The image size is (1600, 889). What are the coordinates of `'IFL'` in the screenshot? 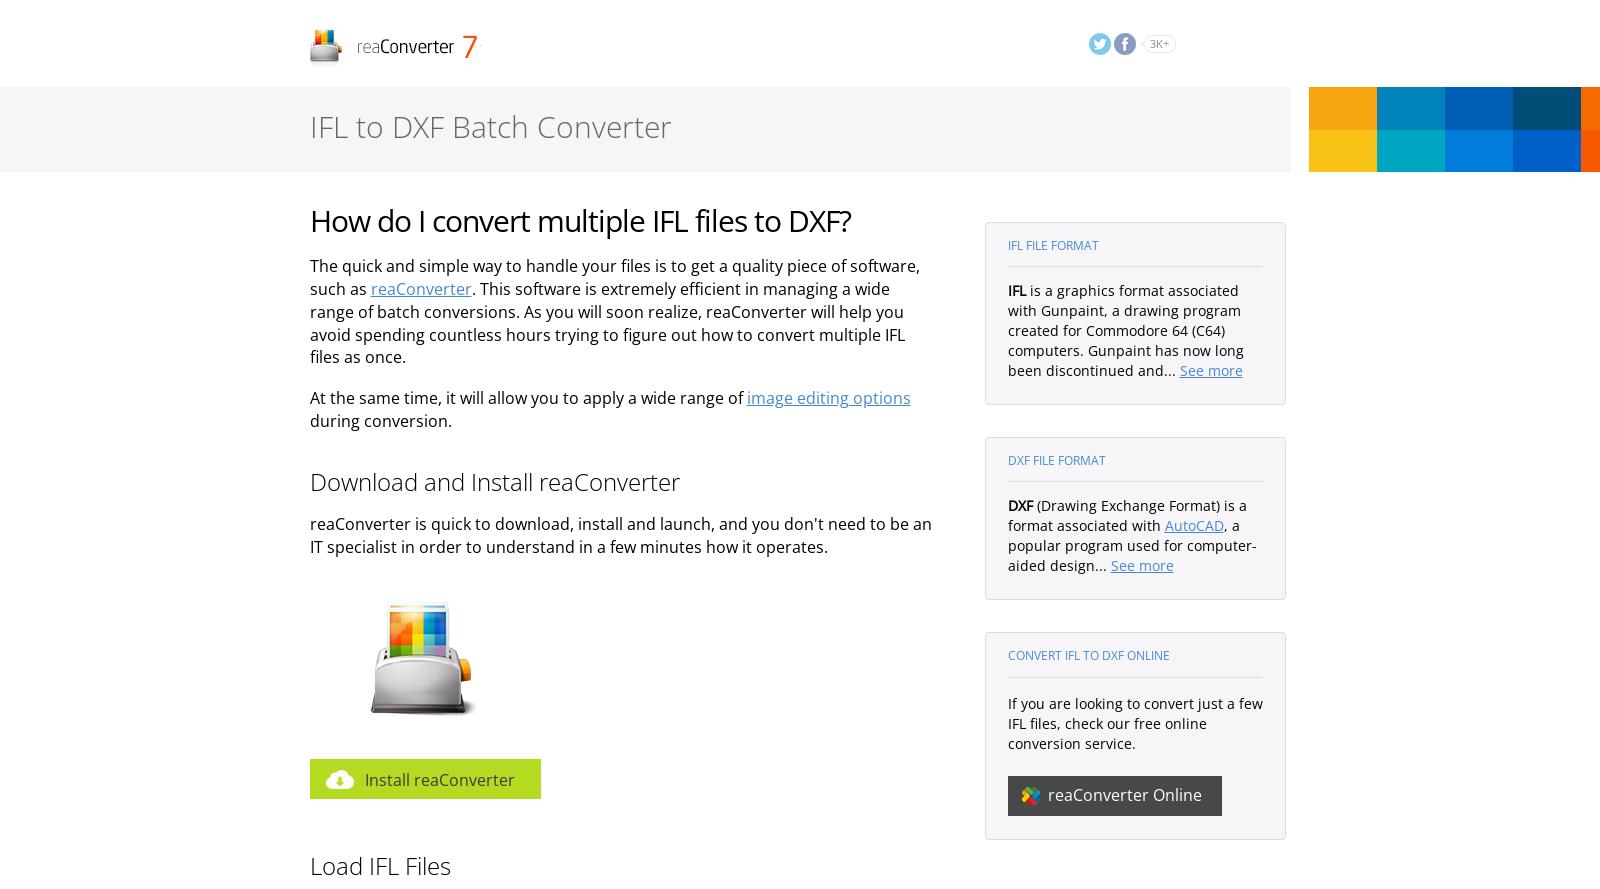 It's located at (1016, 290).